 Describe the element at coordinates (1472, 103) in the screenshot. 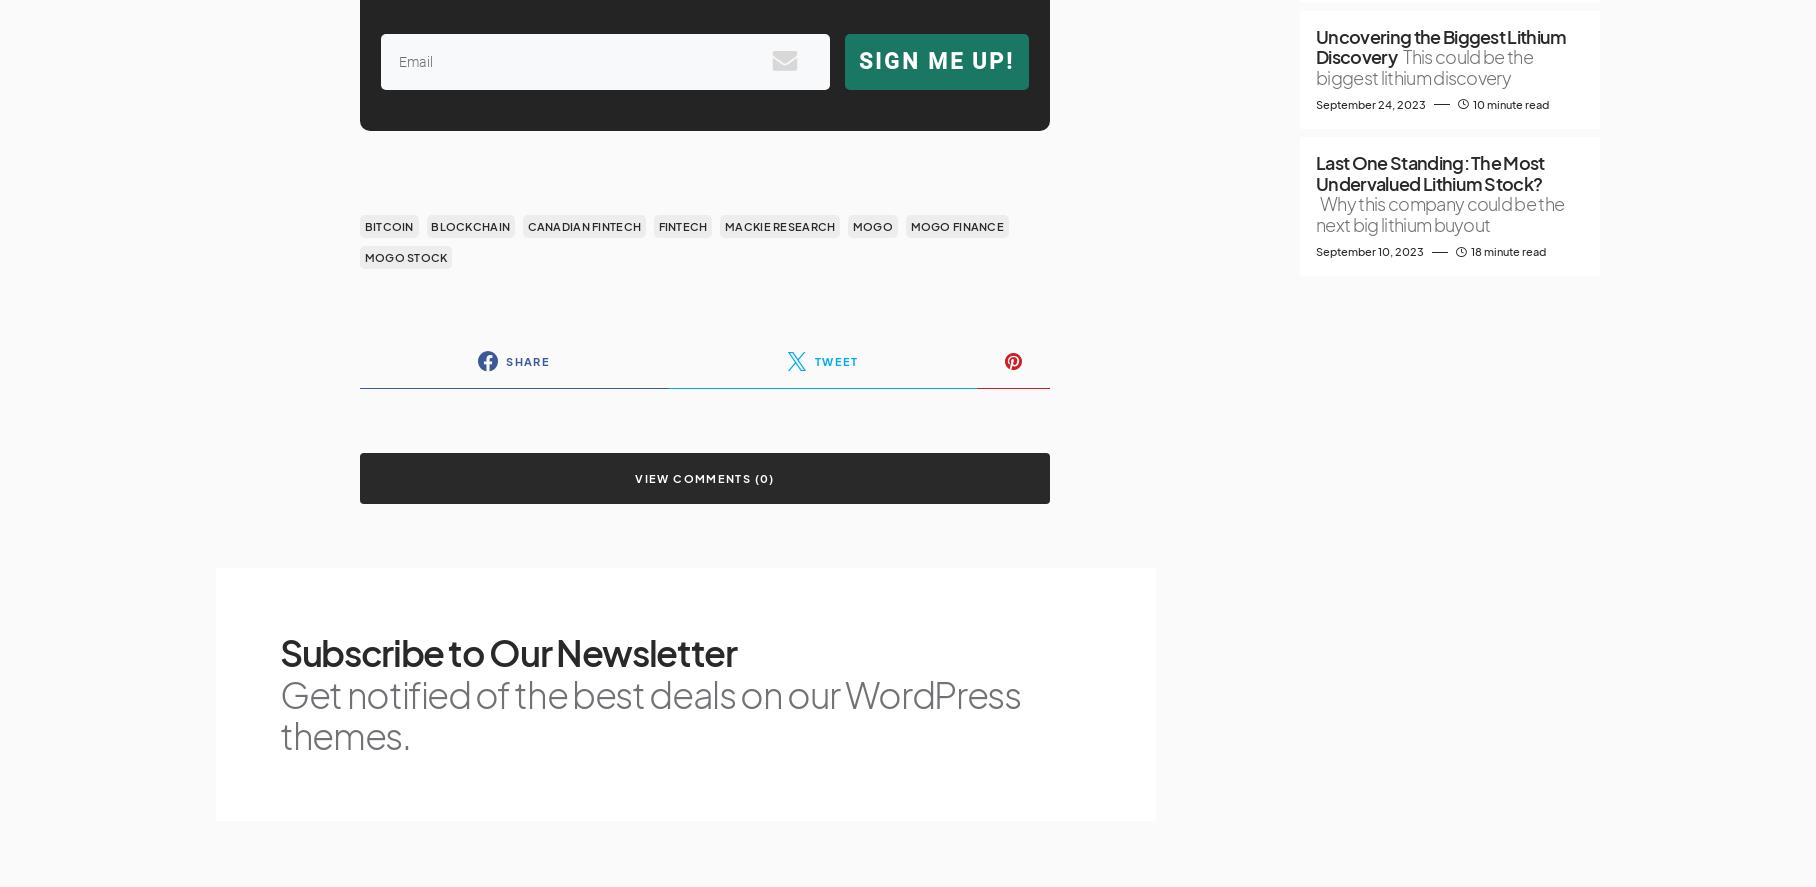

I see `'10 minute read'` at that location.